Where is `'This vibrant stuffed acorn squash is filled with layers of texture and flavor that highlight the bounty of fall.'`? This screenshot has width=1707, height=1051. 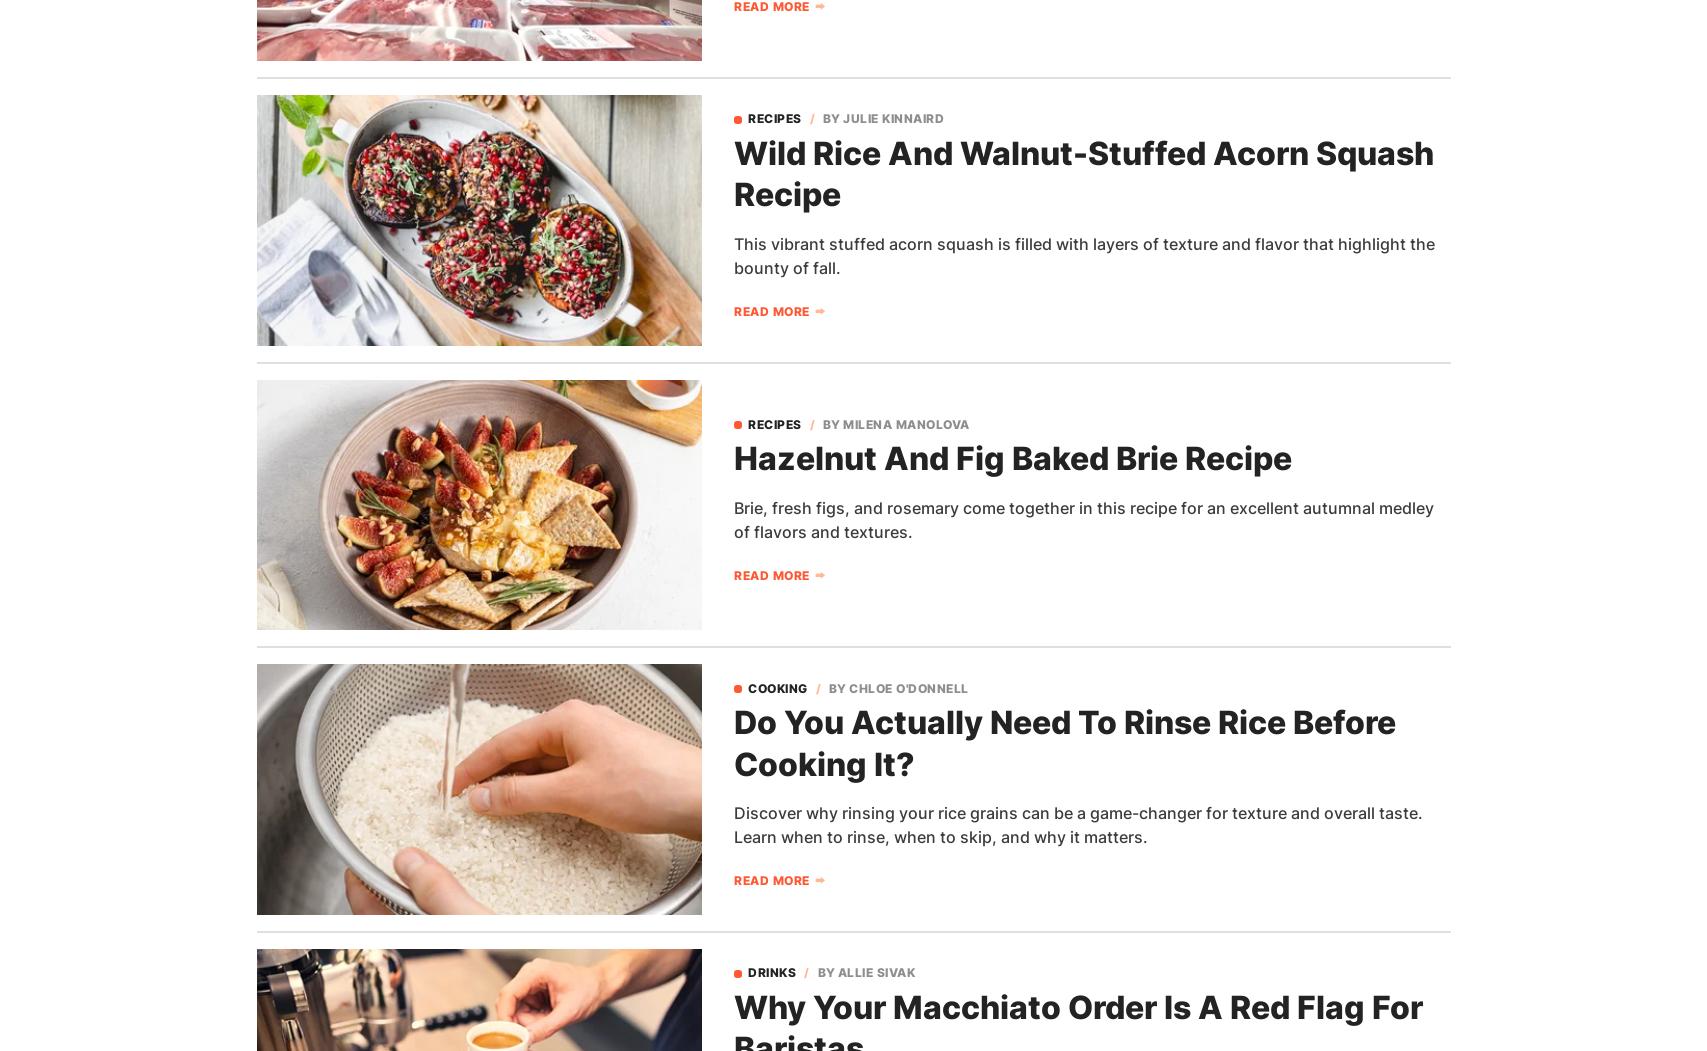 'This vibrant stuffed acorn squash is filled with layers of texture and flavor that highlight the bounty of fall.' is located at coordinates (1083, 256).